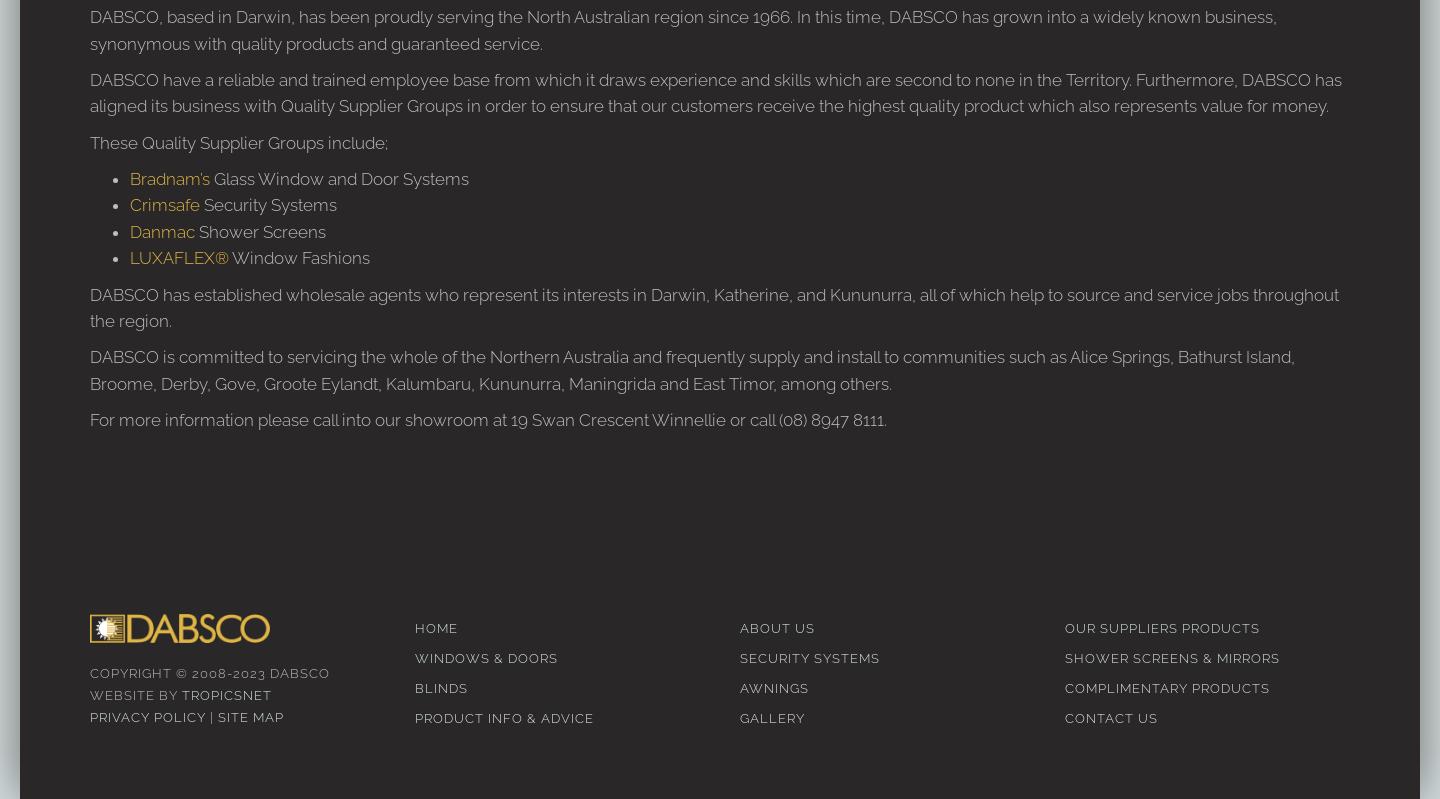 The width and height of the screenshot is (1440, 799). What do you see at coordinates (487, 417) in the screenshot?
I see `'For more information please call into our showroom at 19 Swan Crescent Winnellie or call (08) 8947 8111.'` at bounding box center [487, 417].